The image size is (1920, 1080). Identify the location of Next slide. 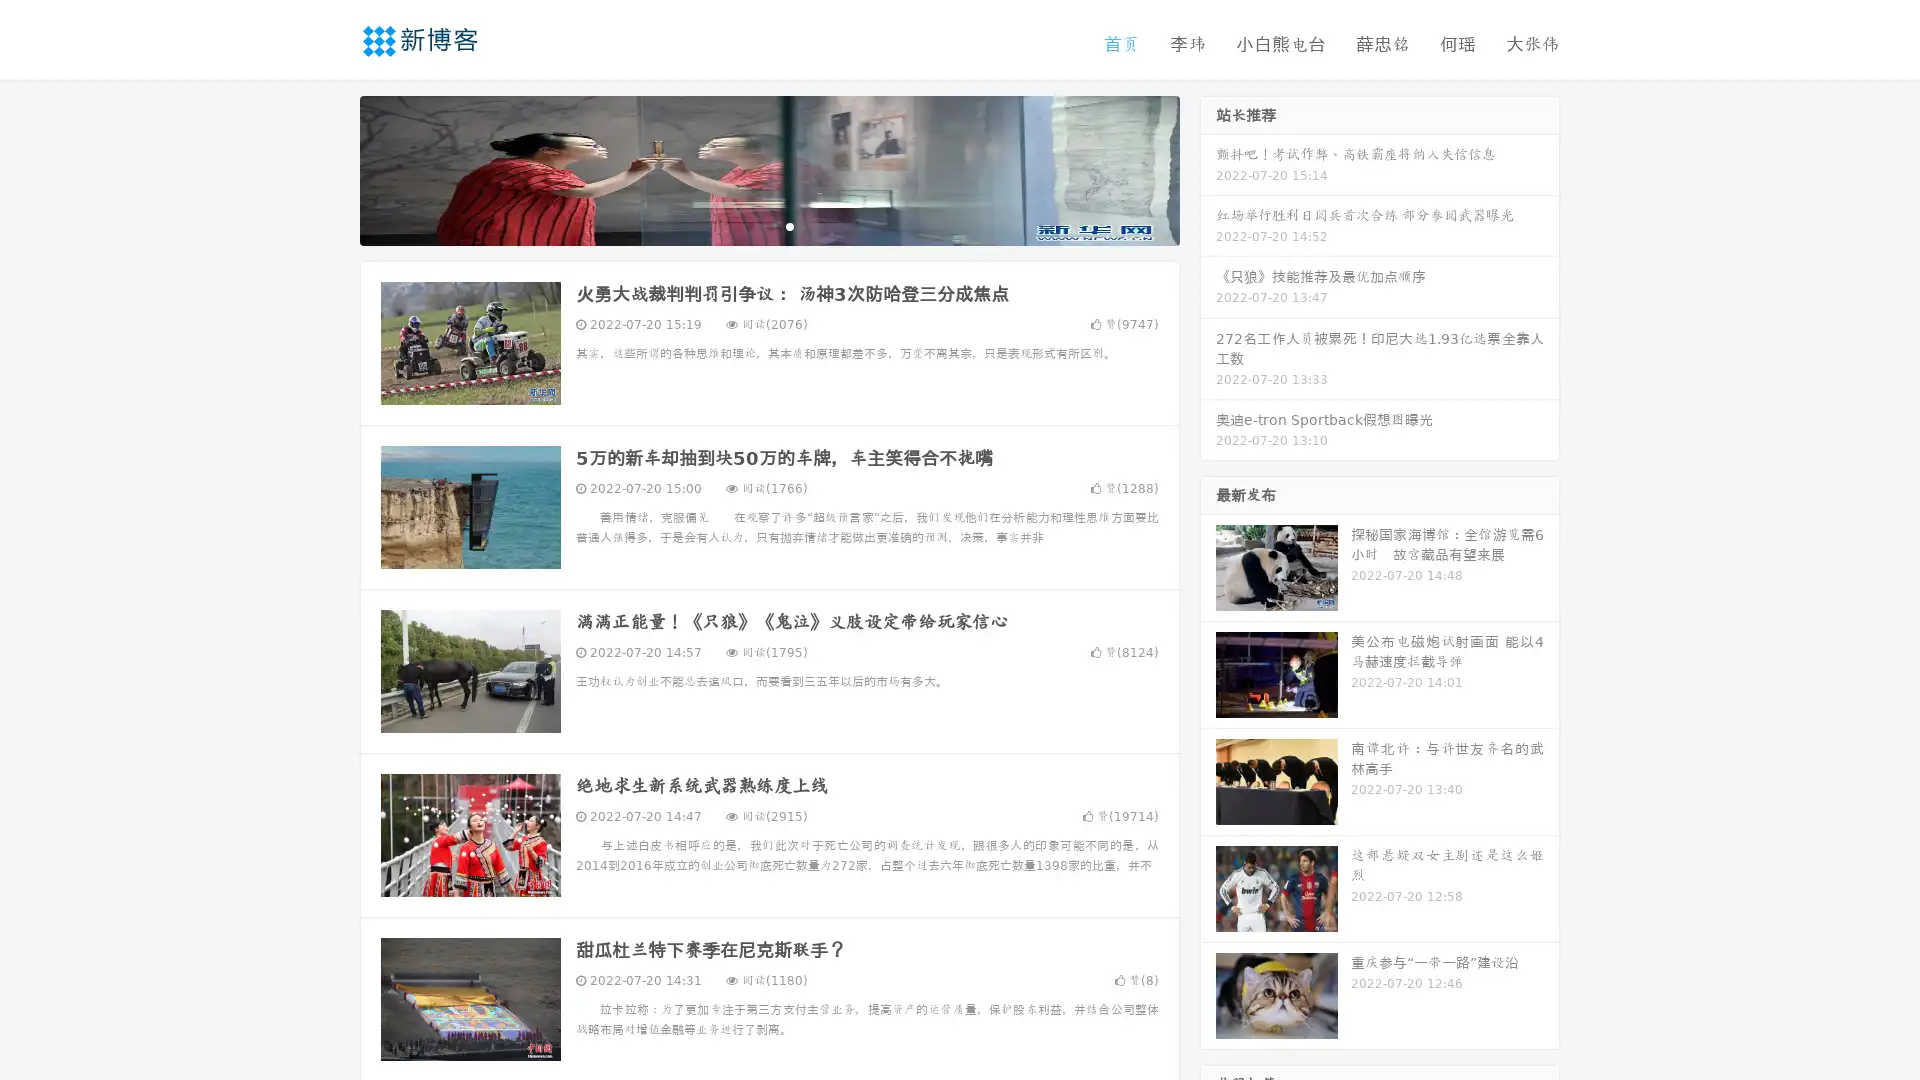
(1208, 168).